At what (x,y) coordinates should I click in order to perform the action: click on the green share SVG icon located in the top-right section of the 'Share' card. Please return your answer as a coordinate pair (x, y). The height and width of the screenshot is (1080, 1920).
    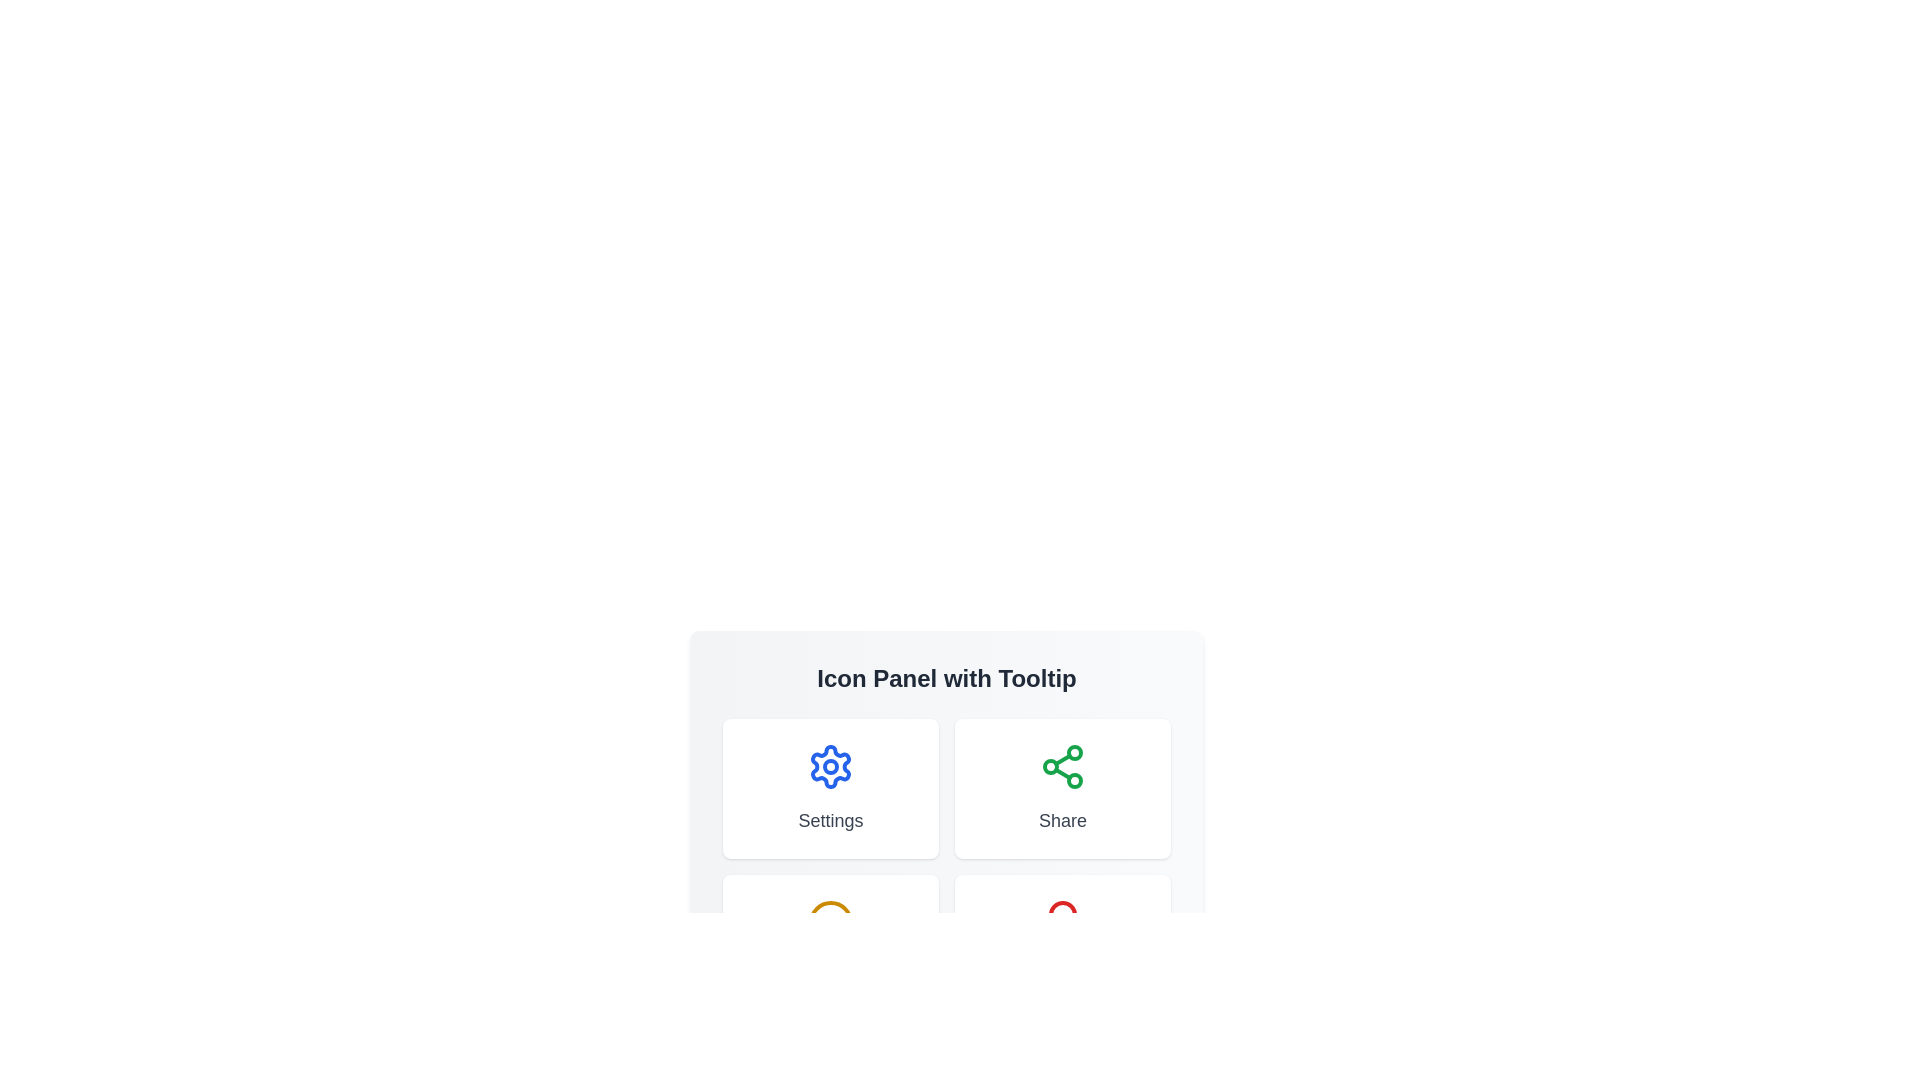
    Looking at the image, I should click on (1061, 766).